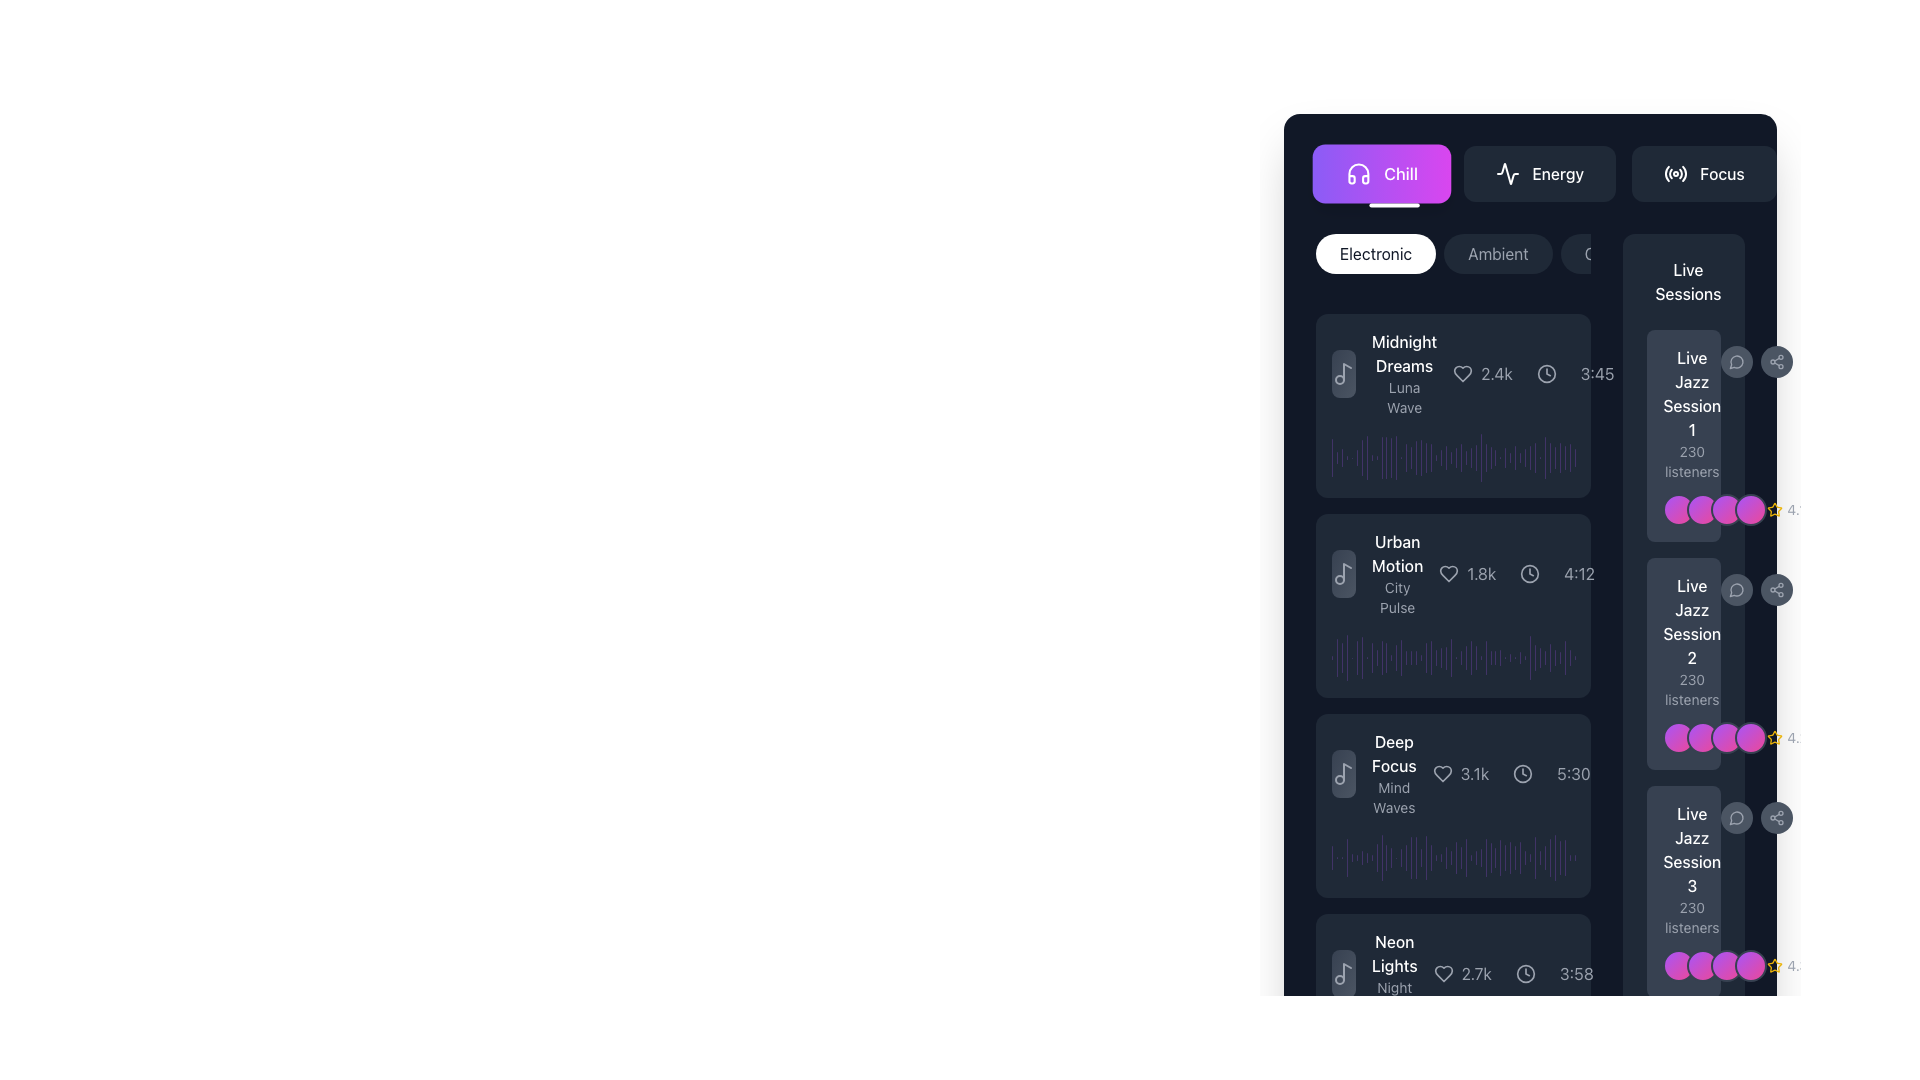 The image size is (1920, 1080). What do you see at coordinates (1453, 374) in the screenshot?
I see `details of the music track displayed in the information card located between the 'Electronic' tabs and the 'Urban Motion' track` at bounding box center [1453, 374].